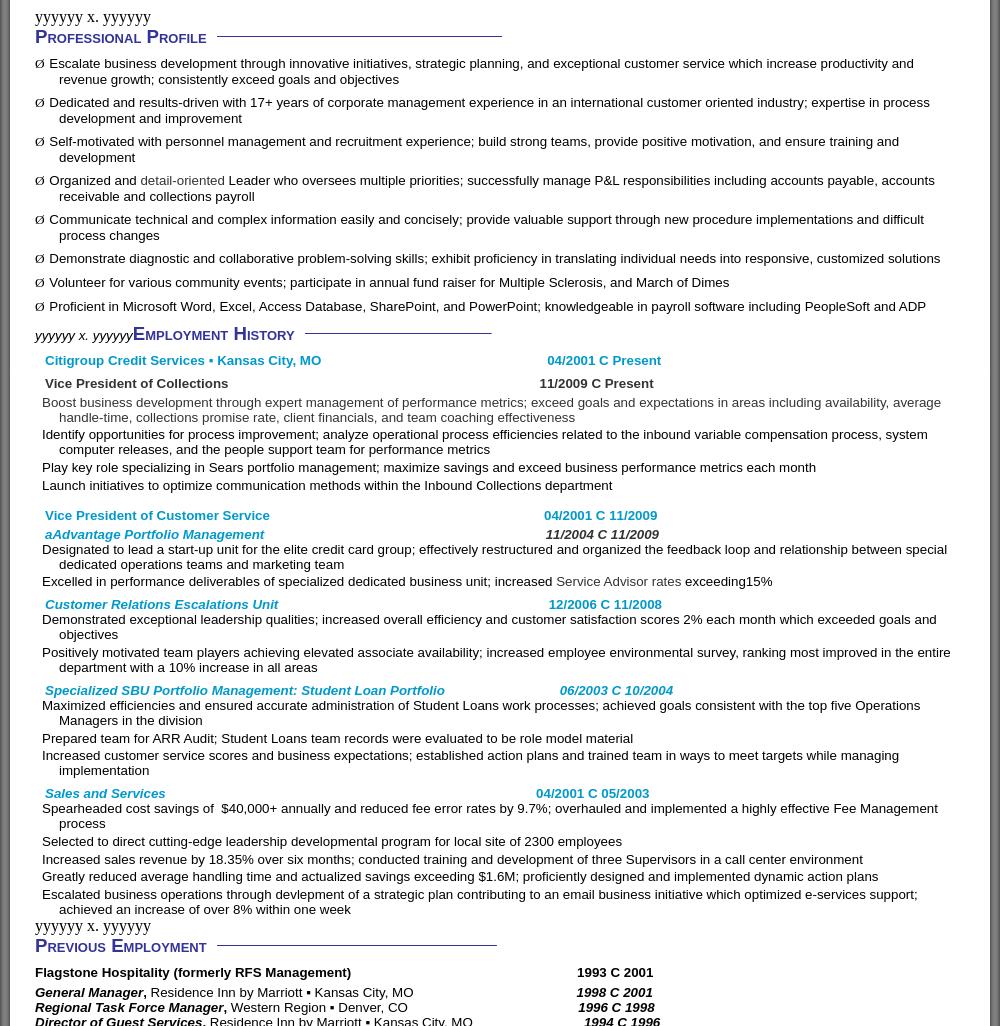 This screenshot has height=1026, width=1000. I want to click on 'provide valuable support
through new procedure implementations and difficult process changes', so click(490, 226).